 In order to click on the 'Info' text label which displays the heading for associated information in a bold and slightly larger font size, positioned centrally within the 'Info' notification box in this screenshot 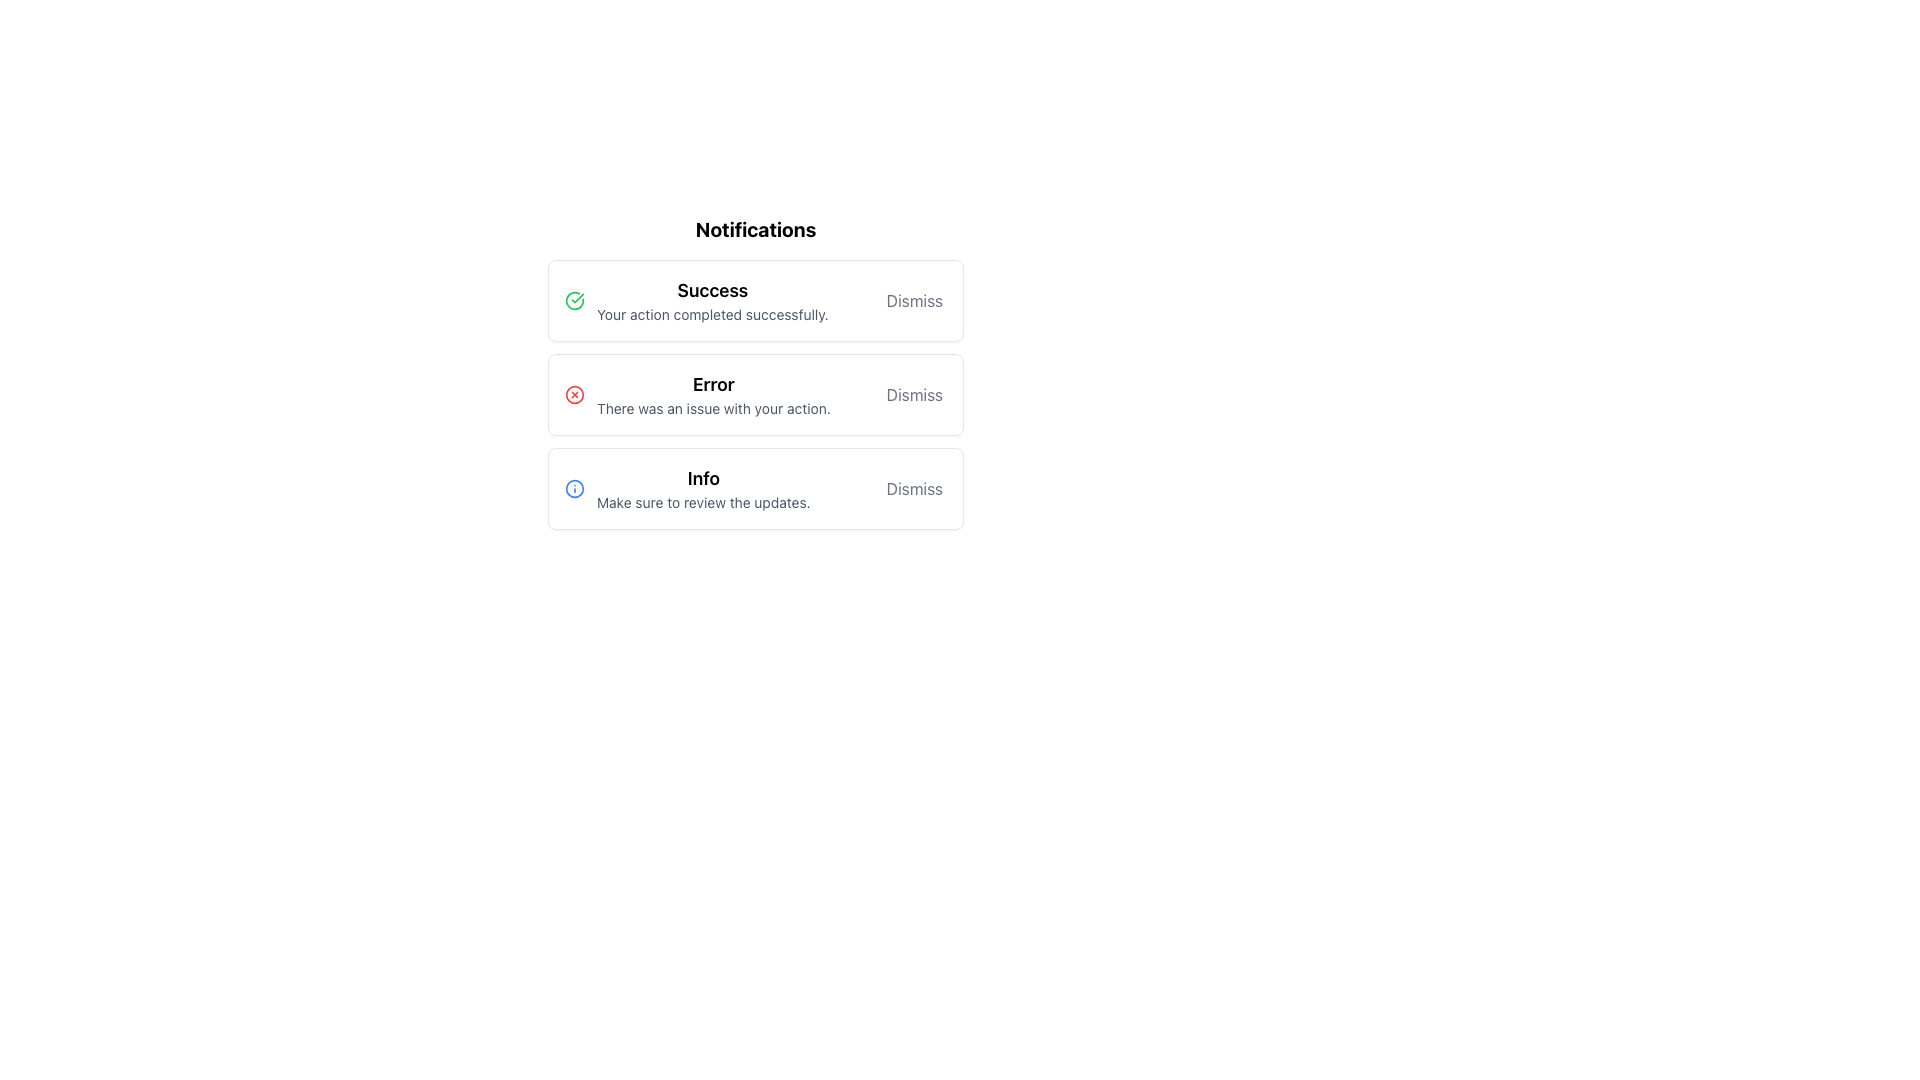, I will do `click(703, 478)`.